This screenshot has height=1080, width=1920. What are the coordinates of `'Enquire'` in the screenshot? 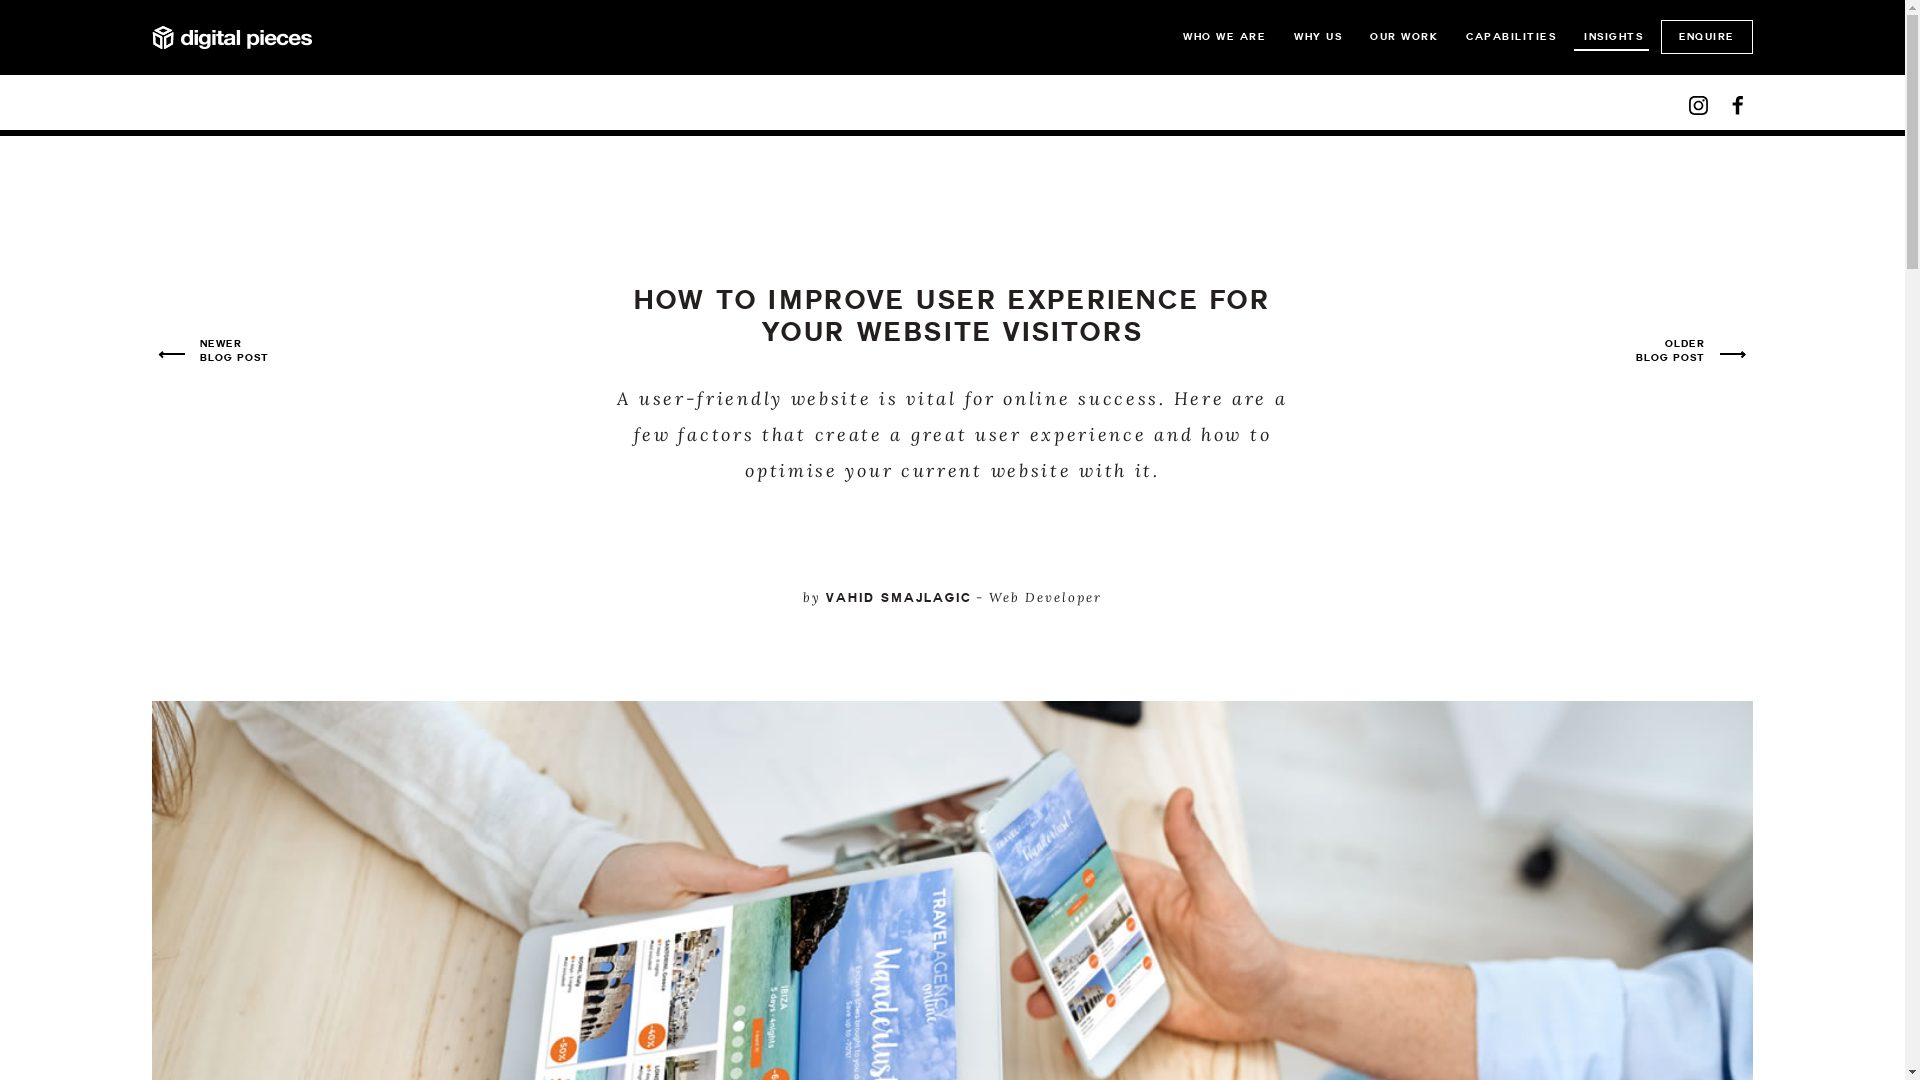 It's located at (1706, 37).